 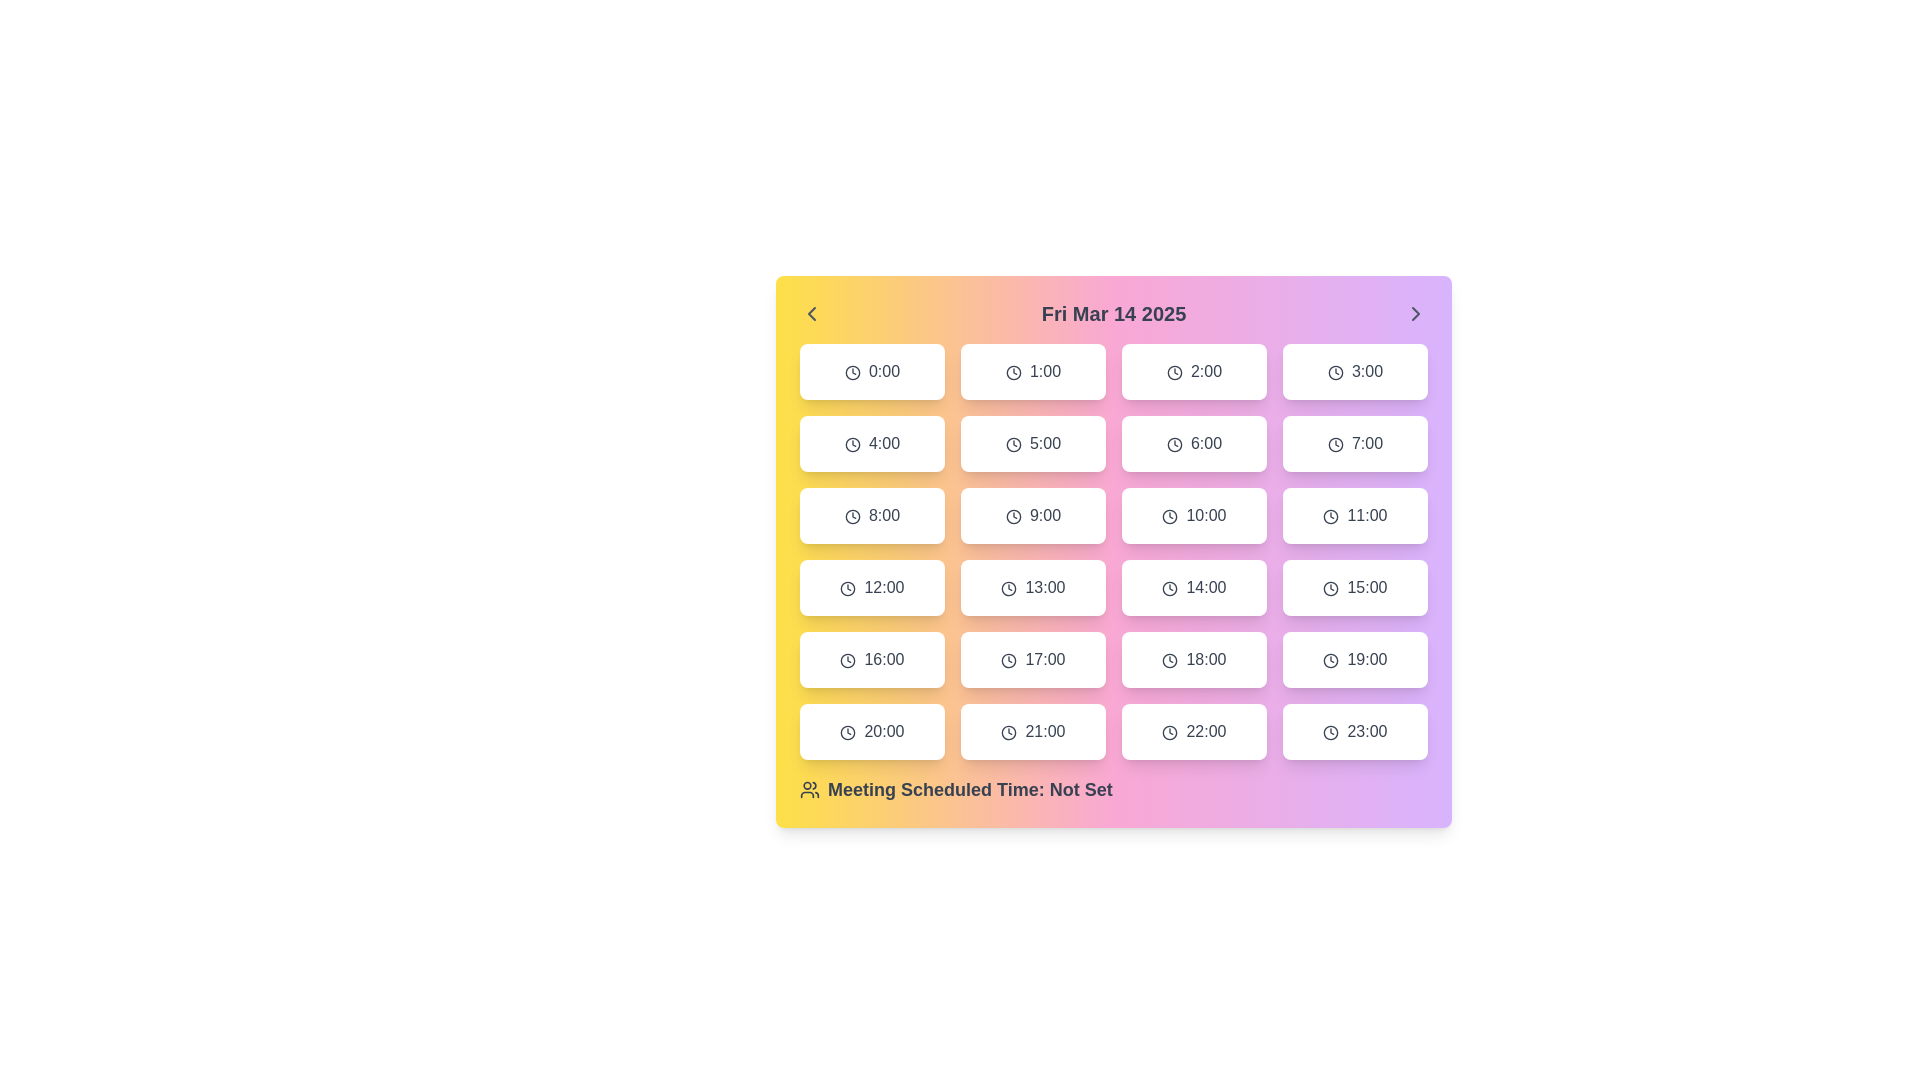 I want to click on the clock icon located inside the button labeled '10:00' in the third row, fourth column of the grid display, so click(x=1170, y=515).